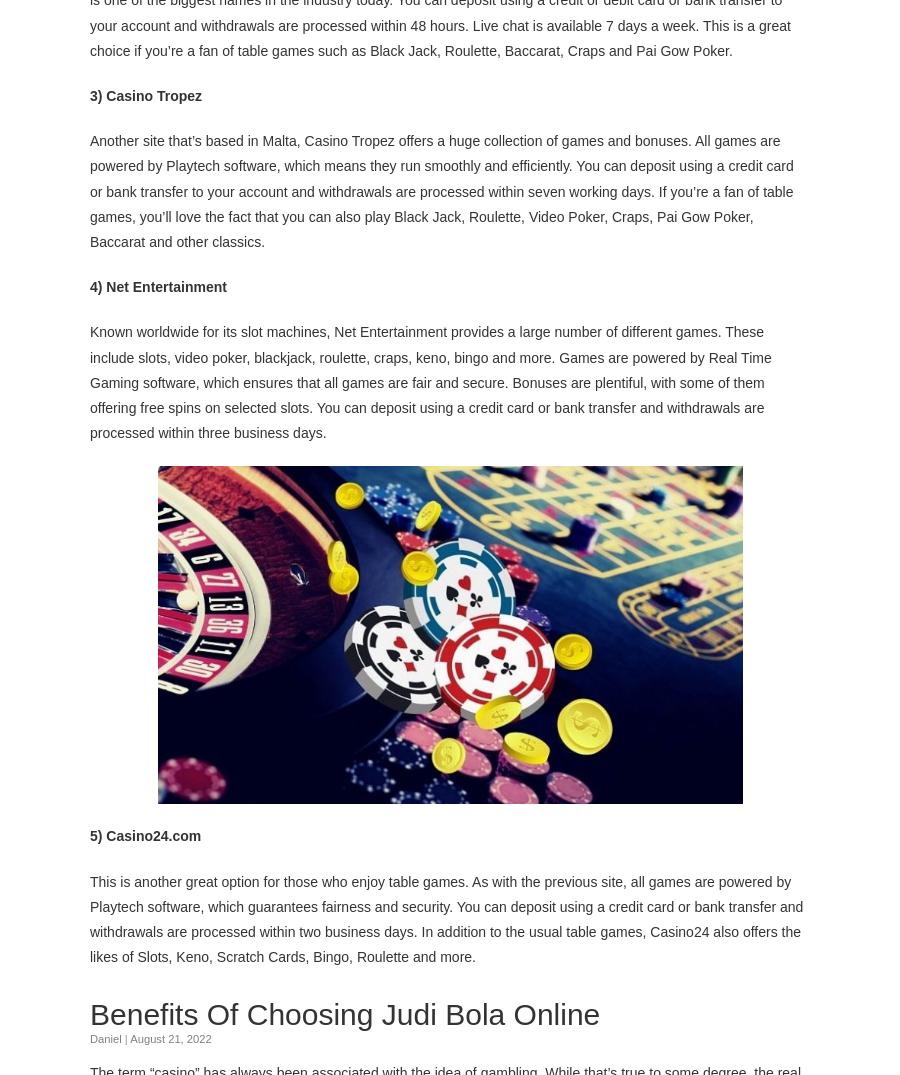 This screenshot has height=1075, width=900. I want to click on 'Known worldwide for its slot machines, Net Entertainment provides a large number of different games. These include slots, video poker, blackjack, roulette, craps, keno, bingo and more. Games are powered by Real Time Gaming software, which ensures that all games are fair and secure. Bonuses are plentiful, with some of them offering free spins on selected slots. You can deposit using a credit card or bank transfer and withdrawals are processed within three business days.', so click(430, 381).